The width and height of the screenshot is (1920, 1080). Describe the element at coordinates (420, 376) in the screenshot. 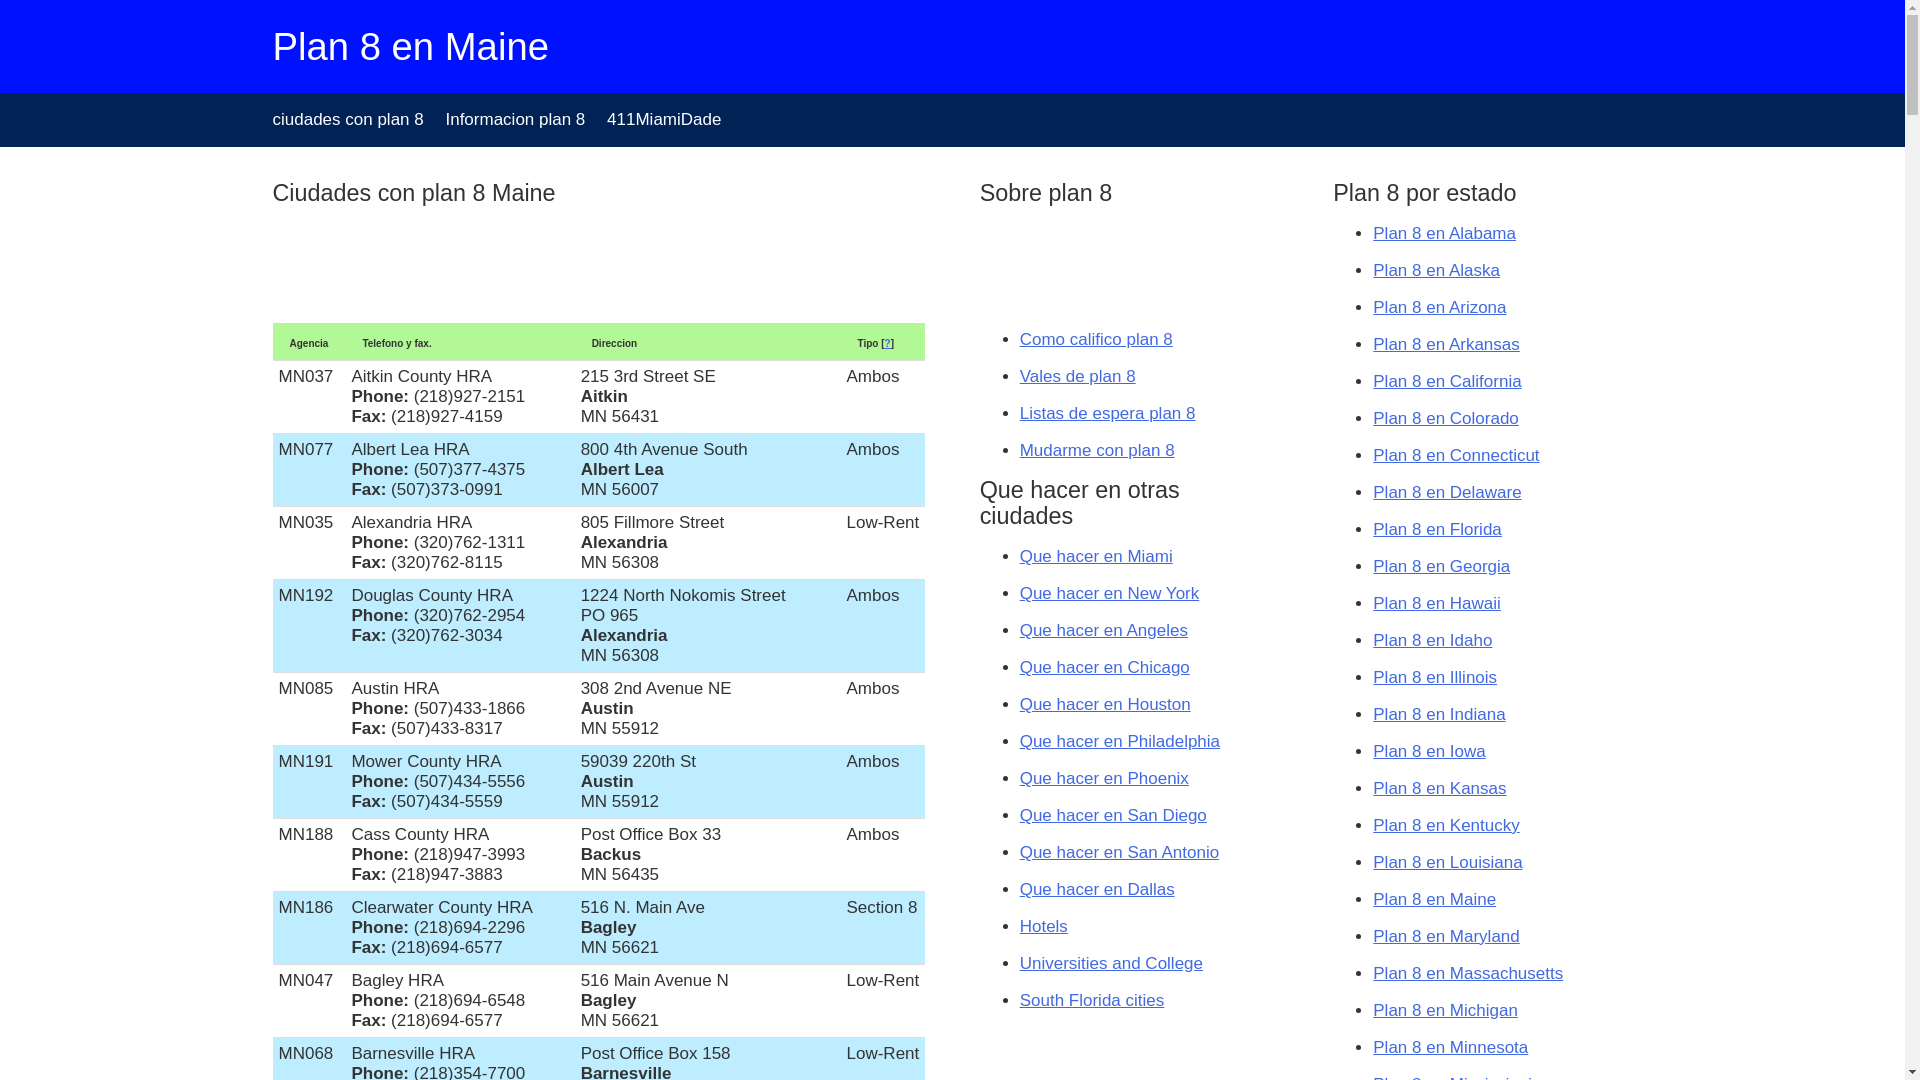

I see `'Aitkin County HRA'` at that location.